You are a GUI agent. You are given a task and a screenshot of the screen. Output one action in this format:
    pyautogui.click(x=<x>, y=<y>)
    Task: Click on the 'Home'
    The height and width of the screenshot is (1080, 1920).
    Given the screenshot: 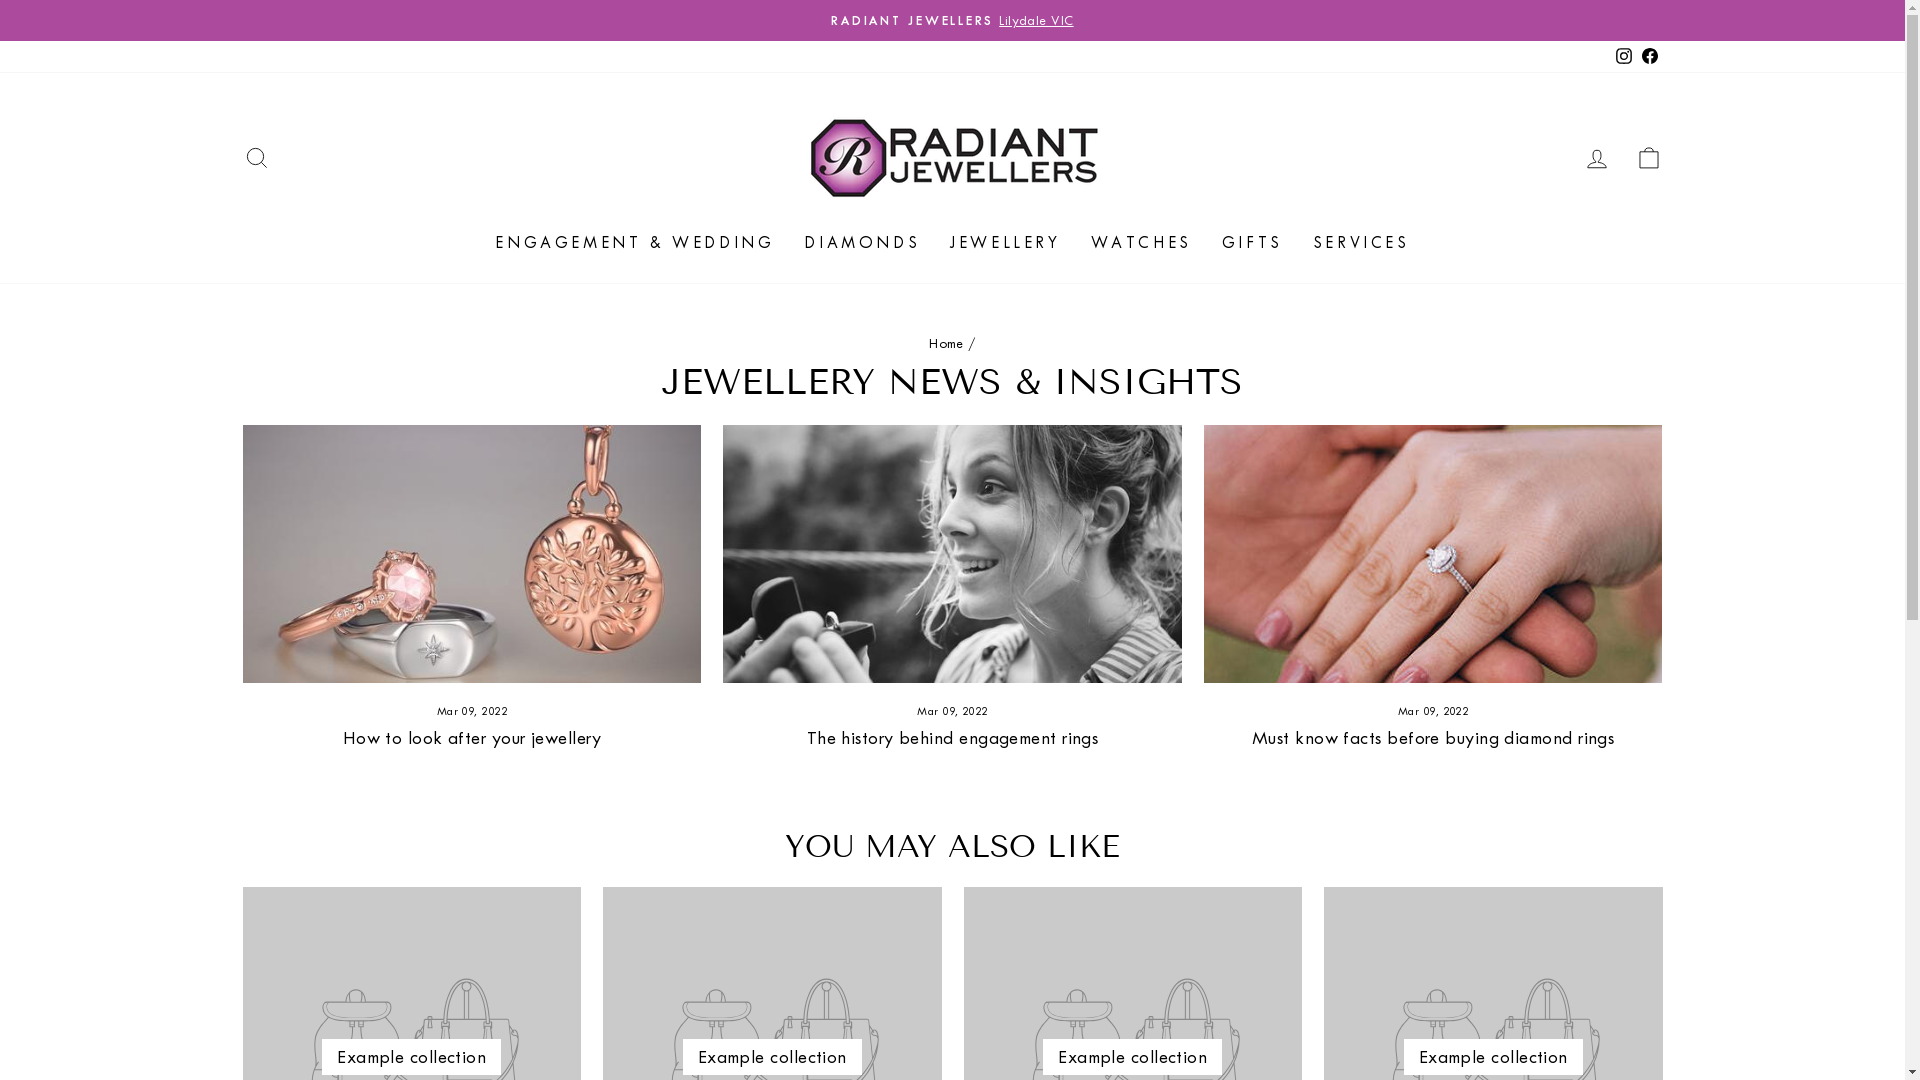 What is the action you would take?
    pyautogui.click(x=945, y=342)
    